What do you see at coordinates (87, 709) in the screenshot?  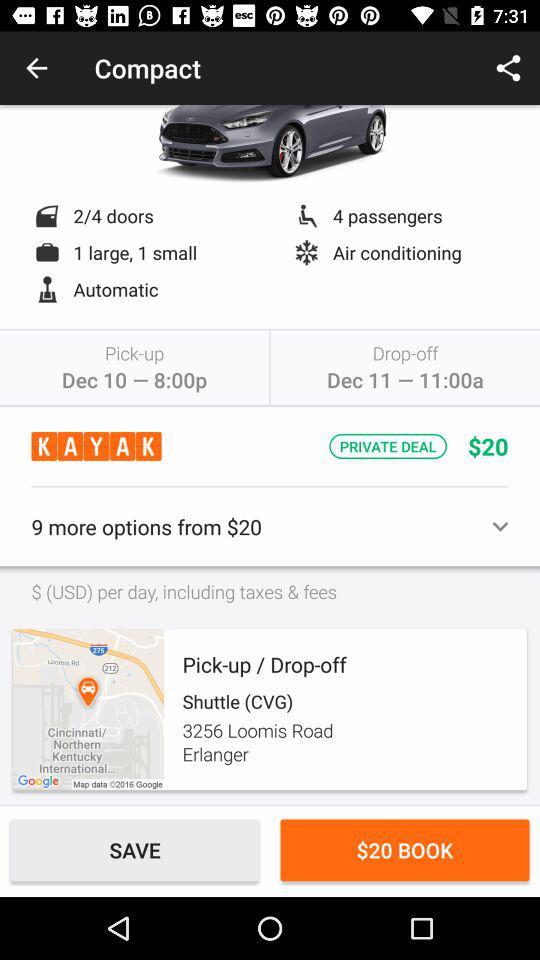 I see `open gps` at bounding box center [87, 709].